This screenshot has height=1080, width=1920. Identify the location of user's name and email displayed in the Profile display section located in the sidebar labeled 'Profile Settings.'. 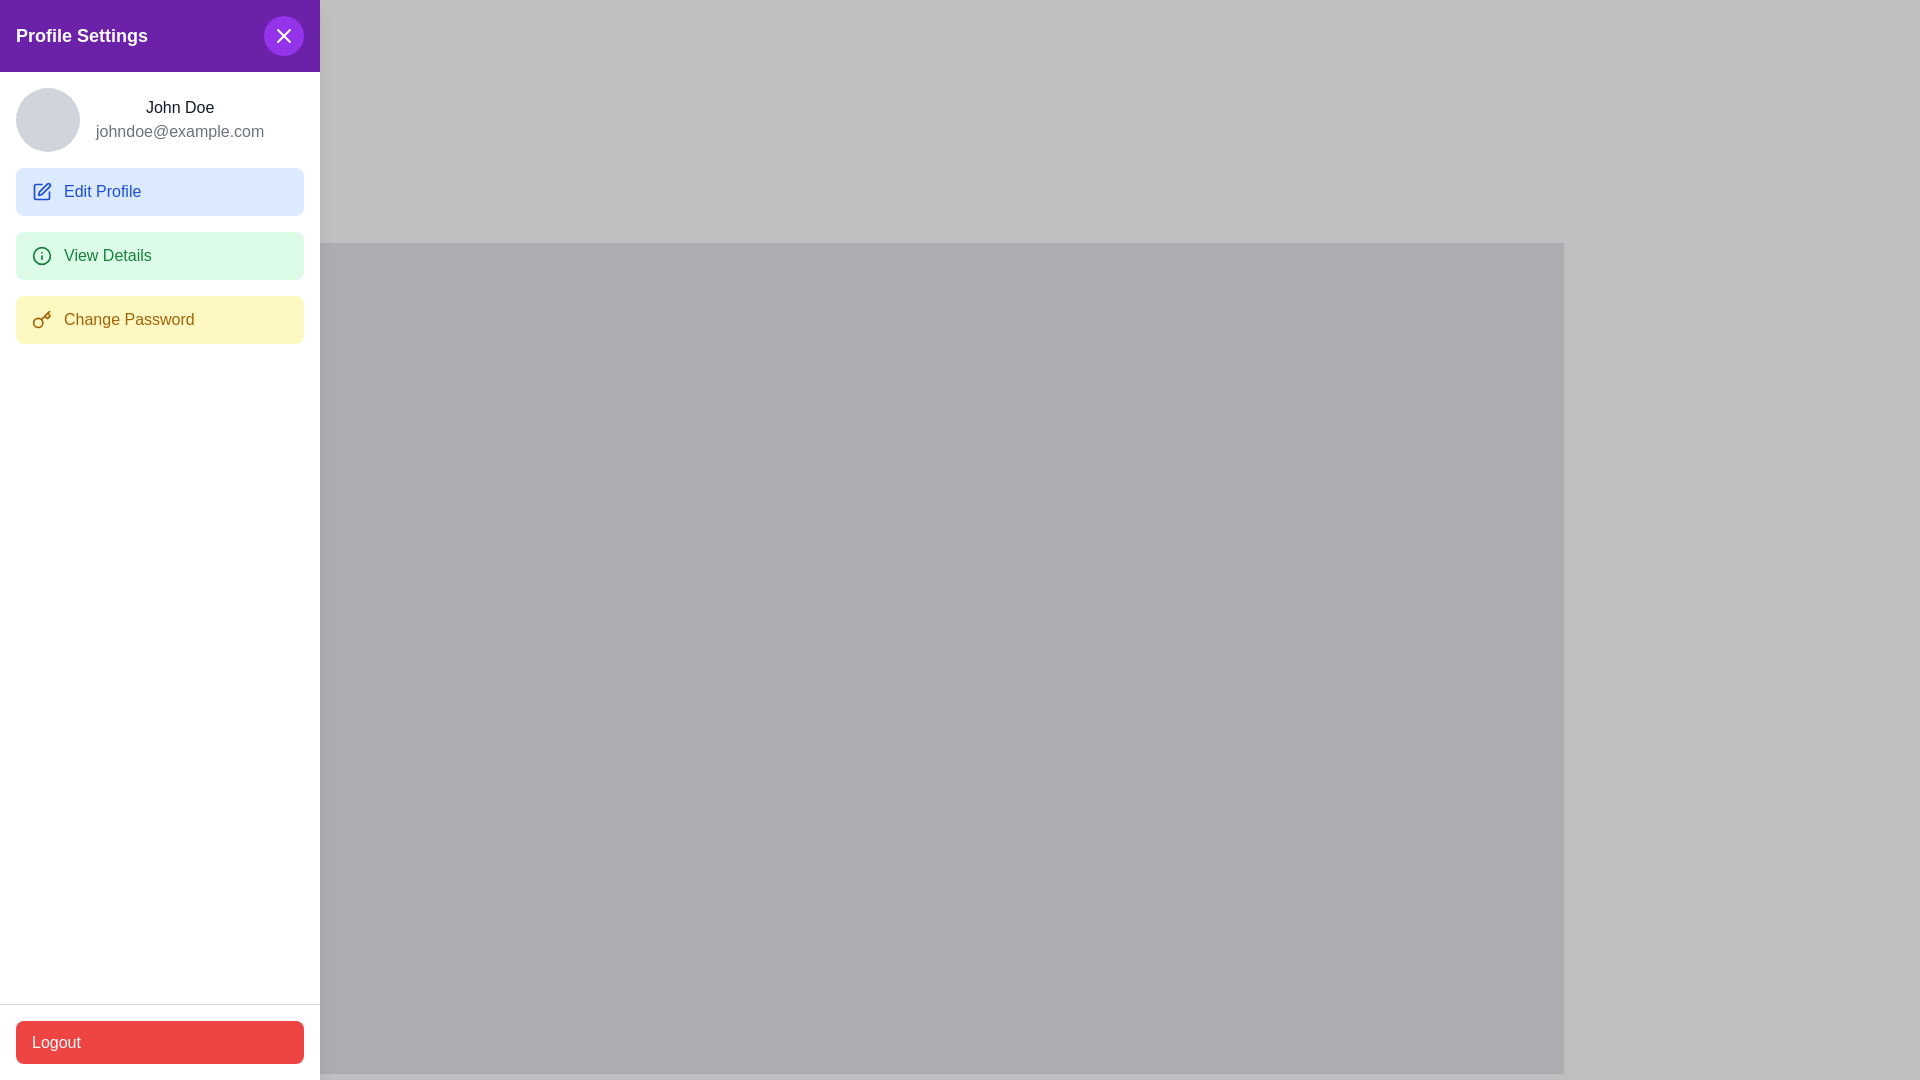
(158, 119).